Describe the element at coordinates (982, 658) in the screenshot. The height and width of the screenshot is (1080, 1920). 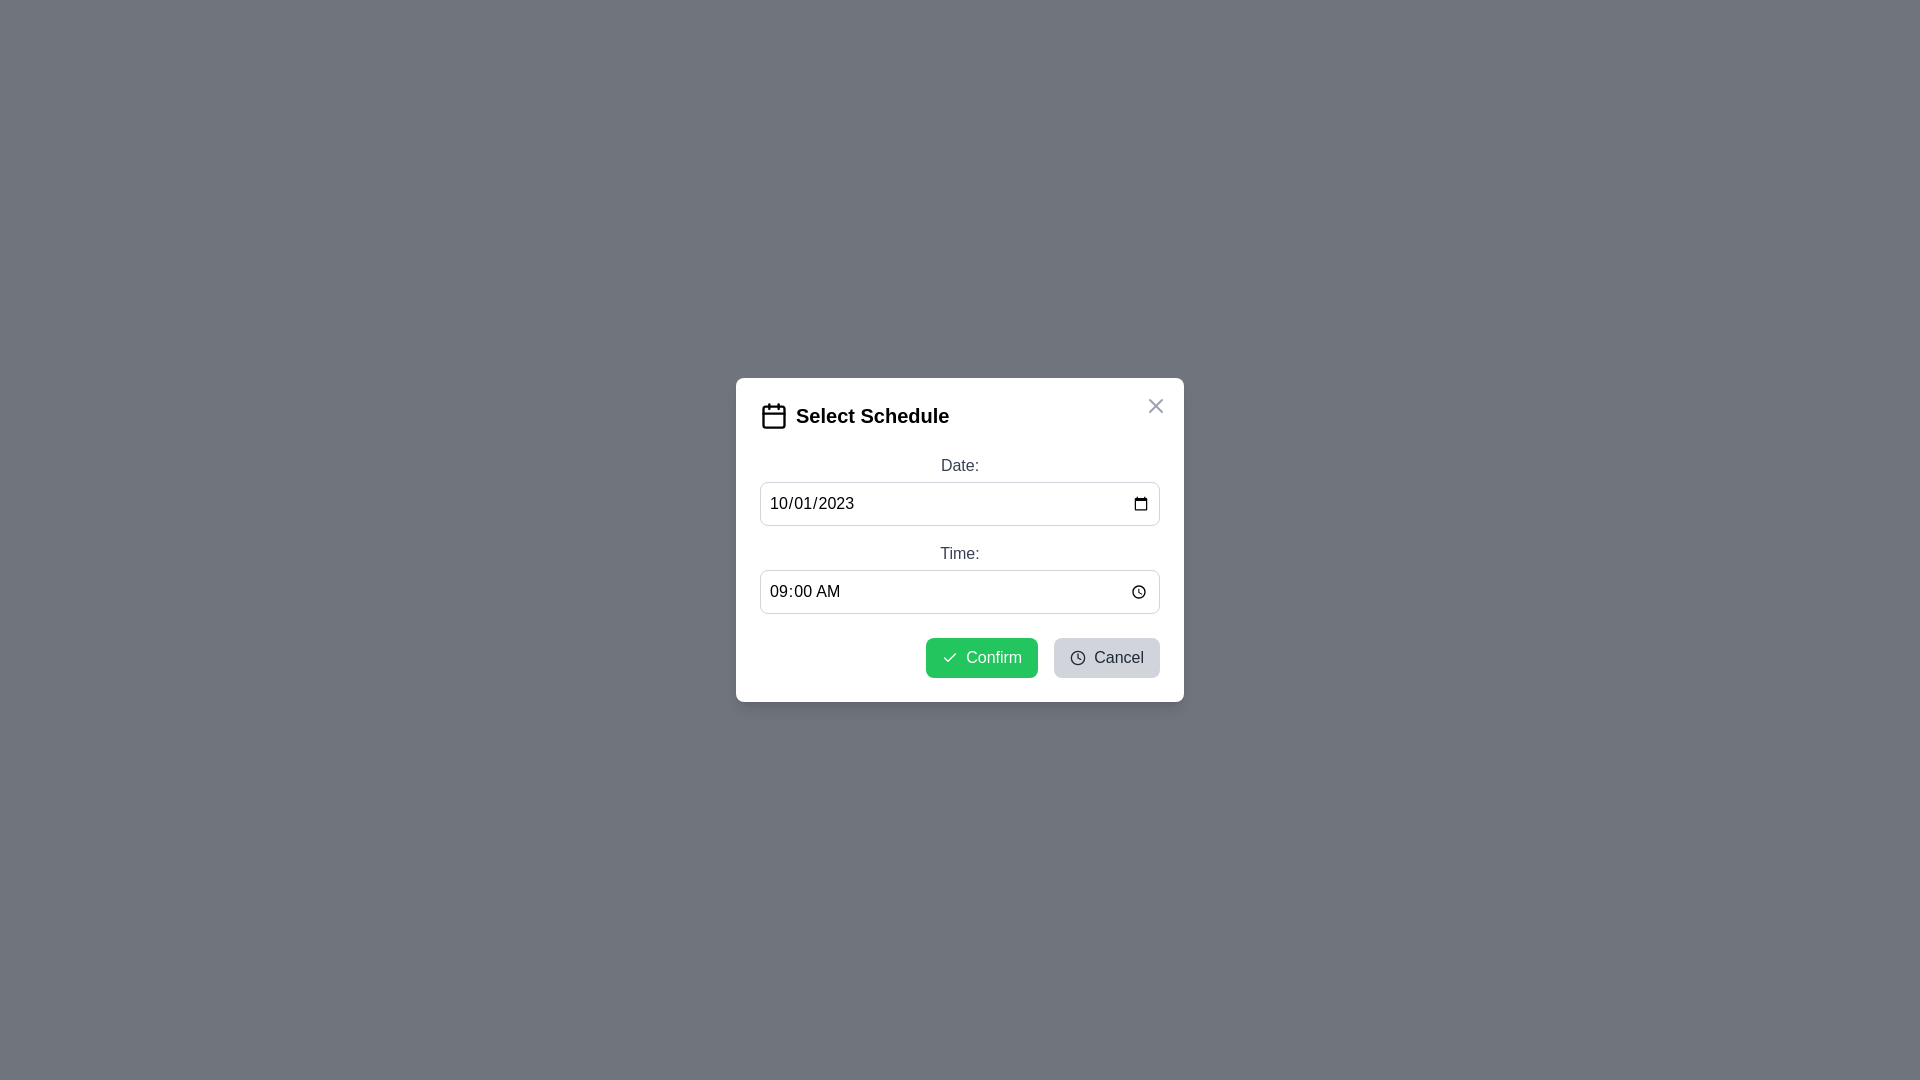
I see `the 'Confirm' button to confirm the selected schedule` at that location.